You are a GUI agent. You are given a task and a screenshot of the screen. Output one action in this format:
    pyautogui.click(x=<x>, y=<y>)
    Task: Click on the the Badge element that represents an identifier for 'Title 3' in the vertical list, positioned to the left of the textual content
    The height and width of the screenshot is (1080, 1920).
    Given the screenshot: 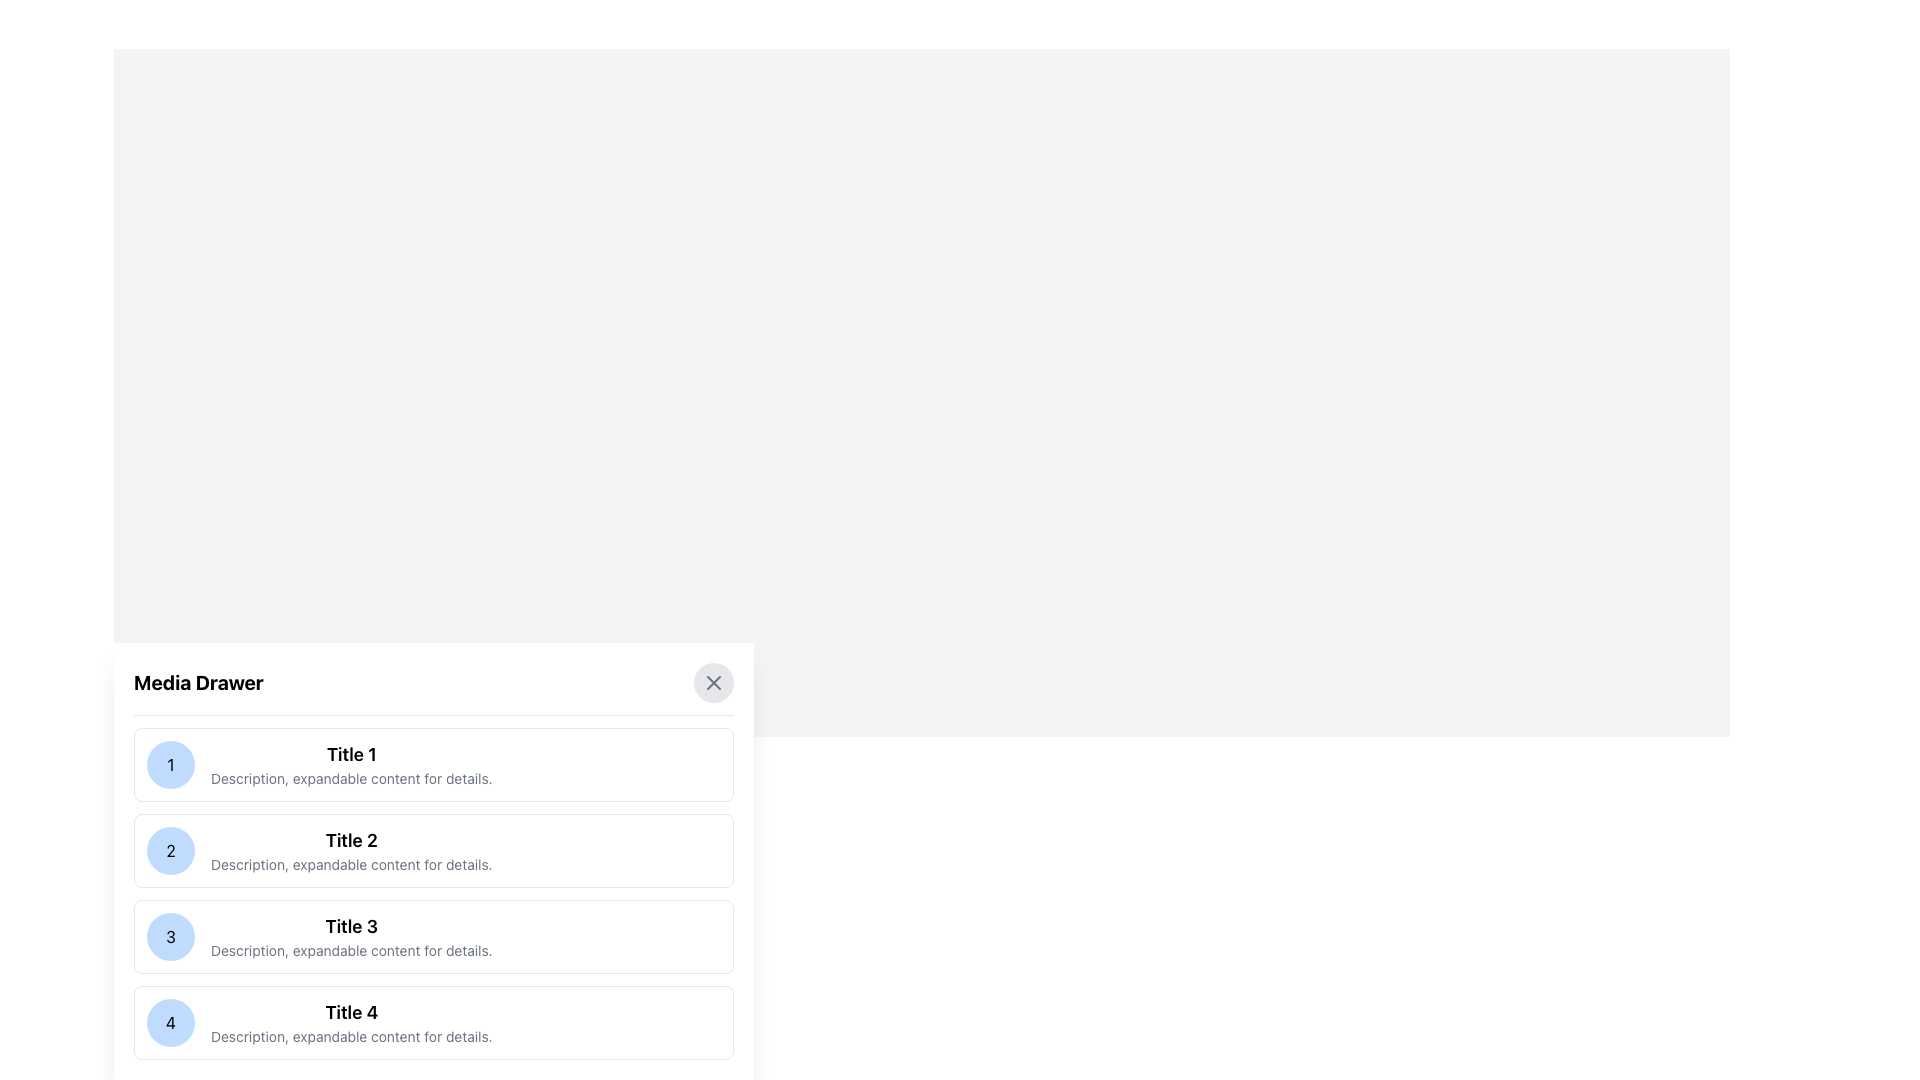 What is the action you would take?
    pyautogui.click(x=171, y=937)
    